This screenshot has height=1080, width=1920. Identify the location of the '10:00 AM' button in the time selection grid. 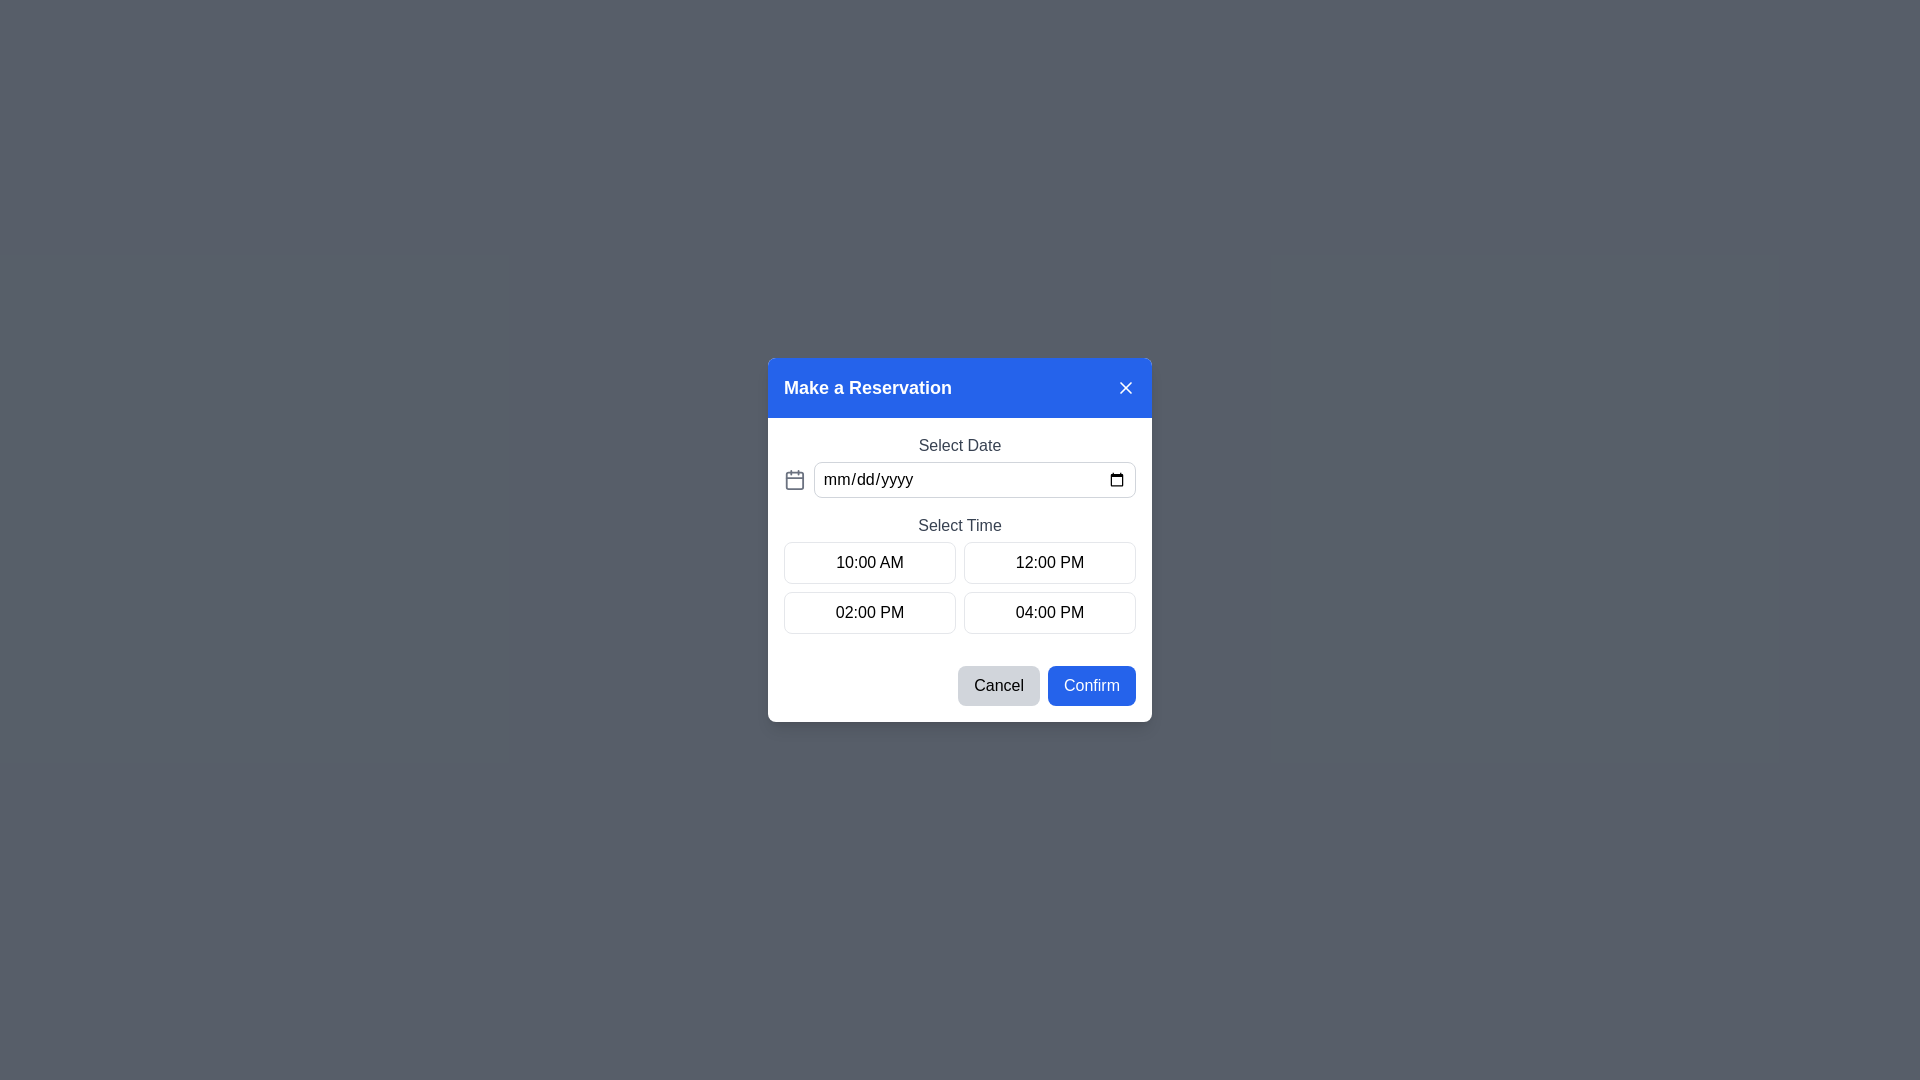
(869, 563).